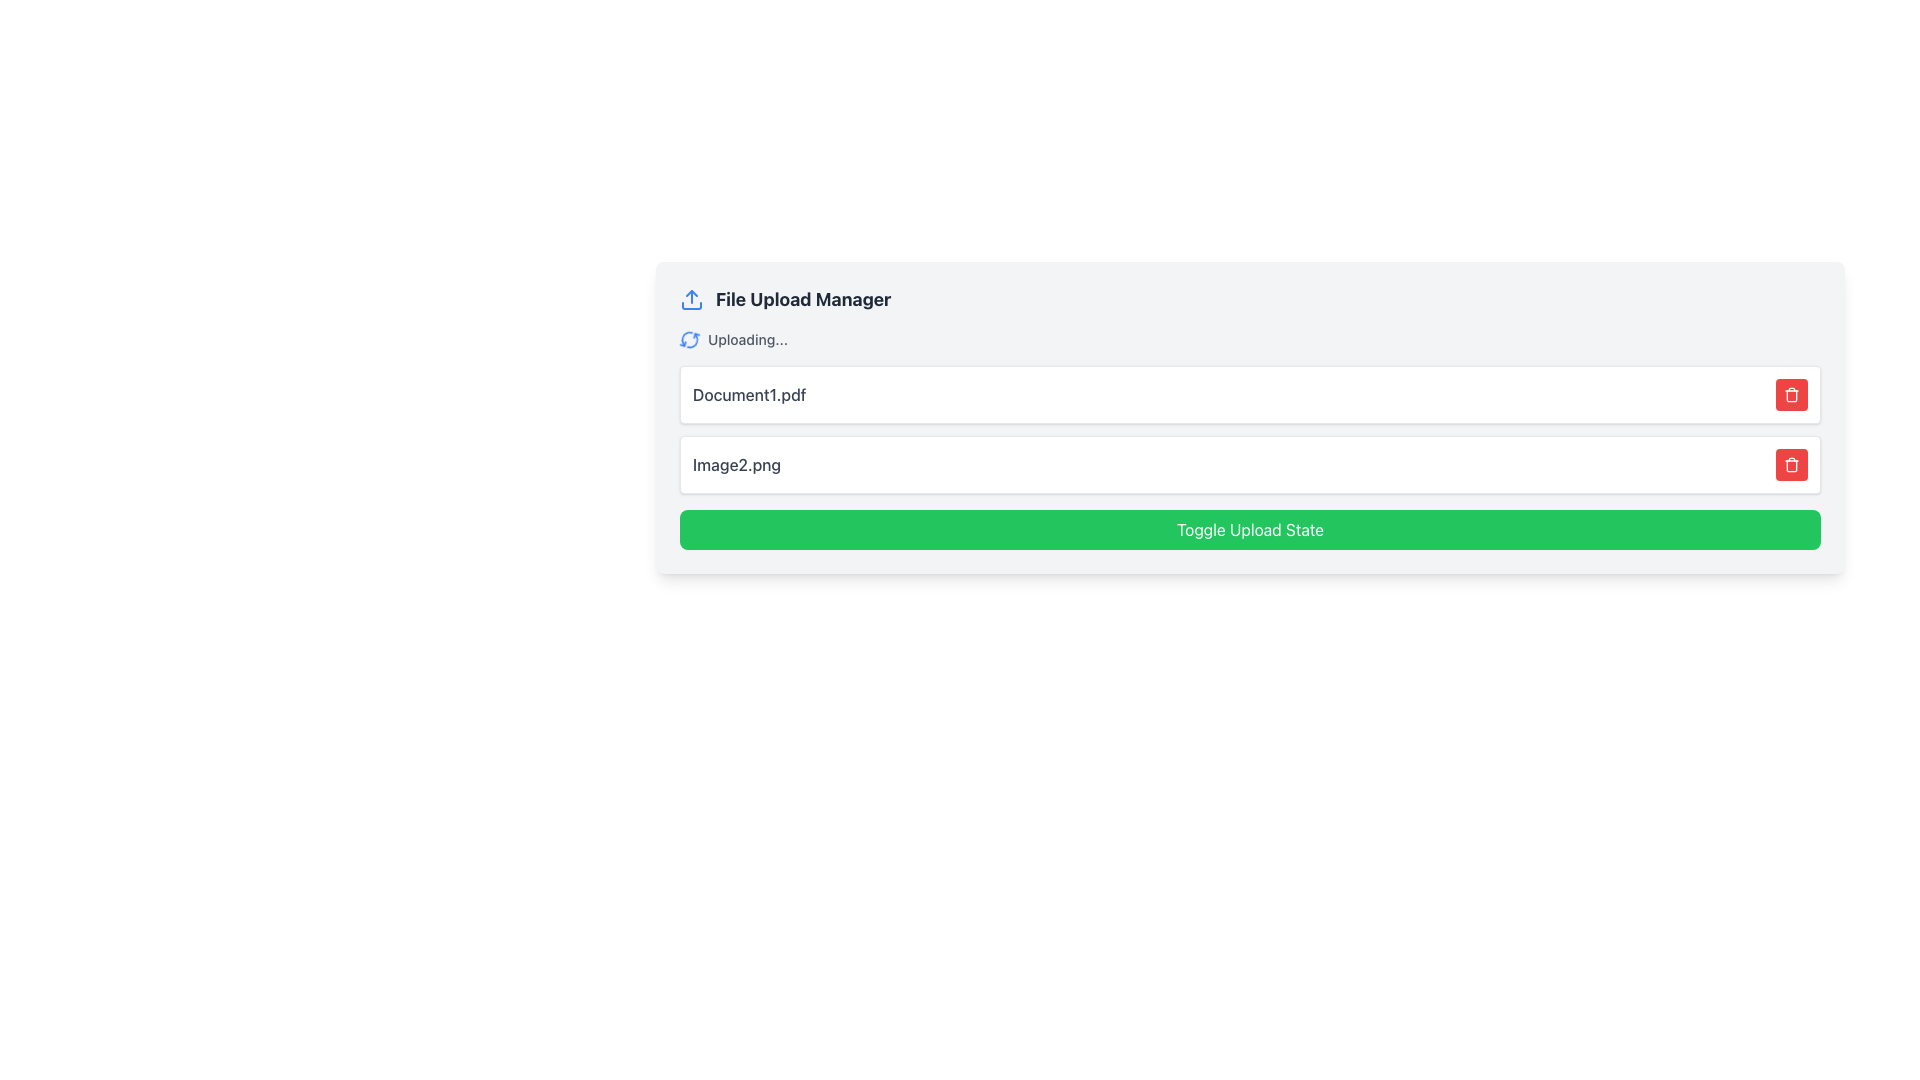 The width and height of the screenshot is (1920, 1080). What do you see at coordinates (803, 300) in the screenshot?
I see `the Static Text element that serves as the title for the file management interface, located at the top-left section above the 'Uploading...' label` at bounding box center [803, 300].